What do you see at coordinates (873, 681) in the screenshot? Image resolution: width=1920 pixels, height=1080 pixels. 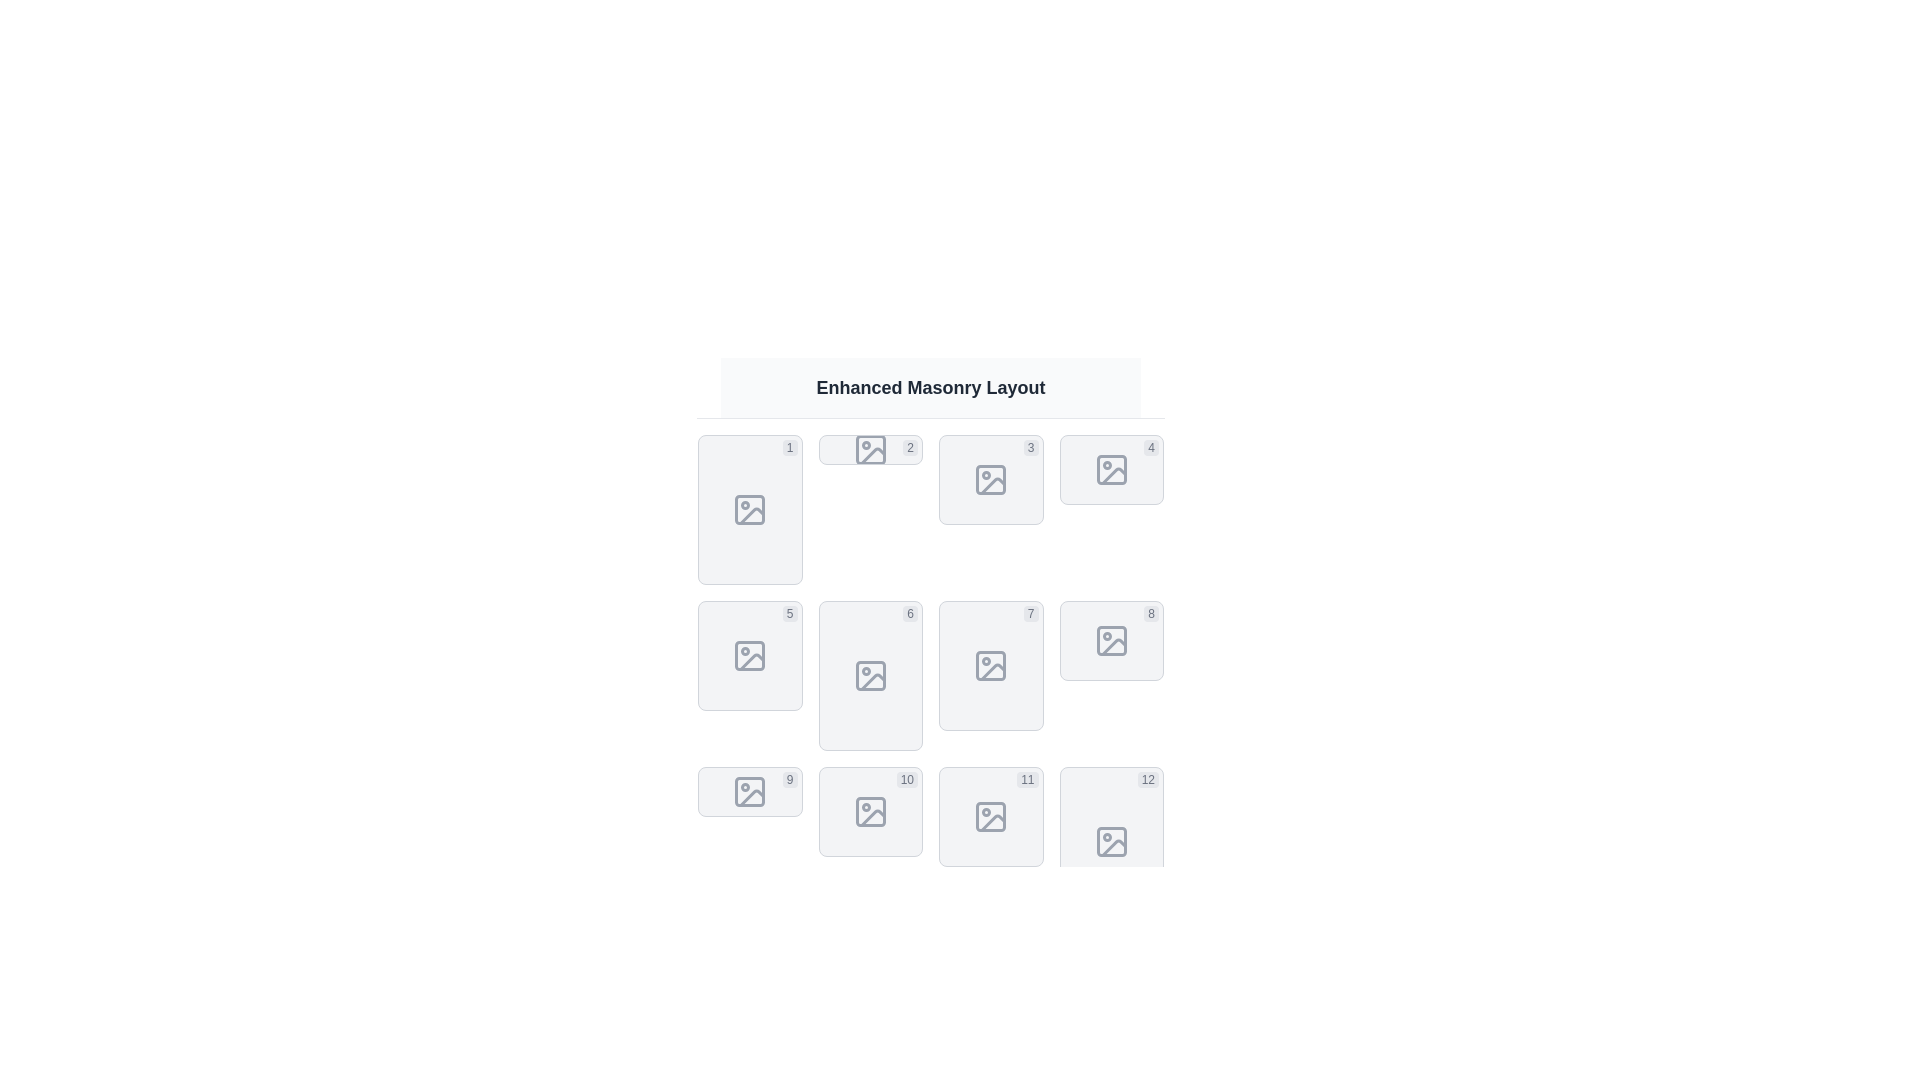 I see `the Graphical SVG icon that resembles an image, located in the second row and sixth position of the grid layout` at bounding box center [873, 681].